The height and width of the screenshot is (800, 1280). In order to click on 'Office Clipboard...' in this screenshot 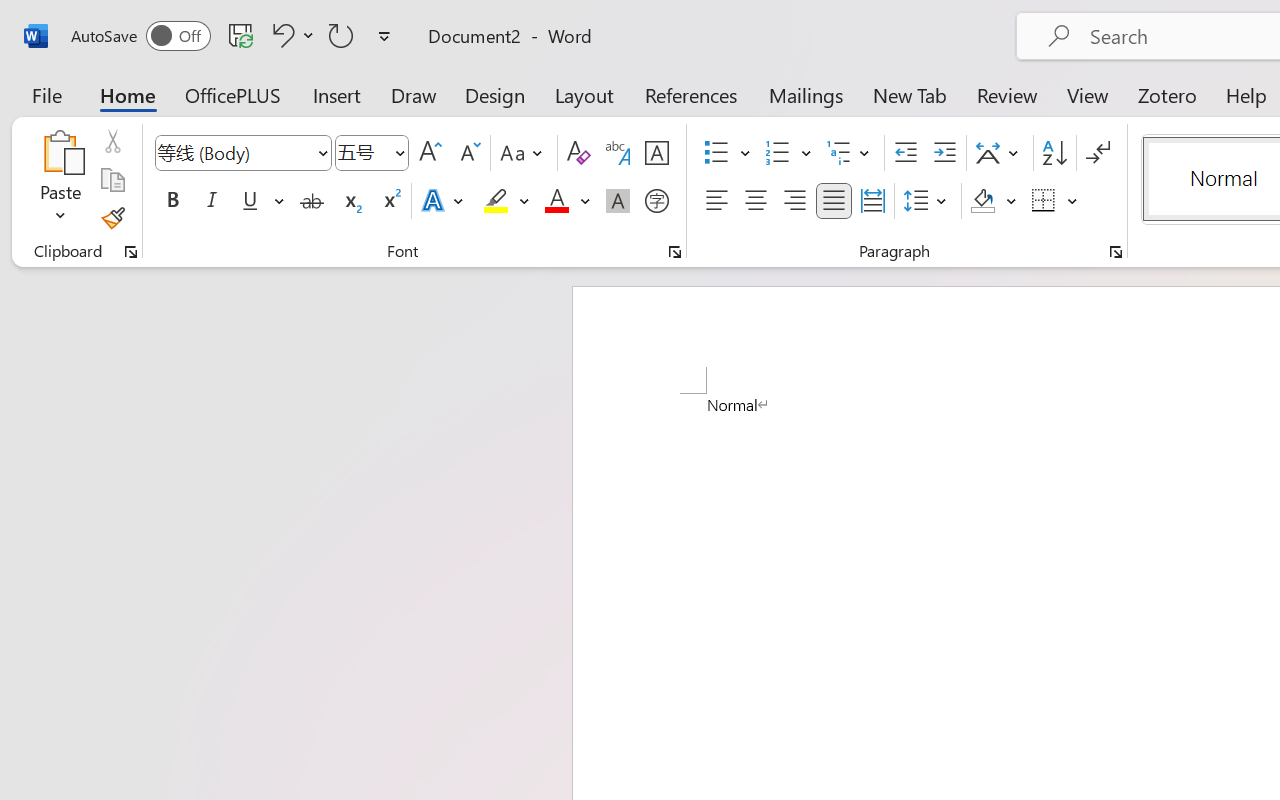, I will do `click(130, 251)`.